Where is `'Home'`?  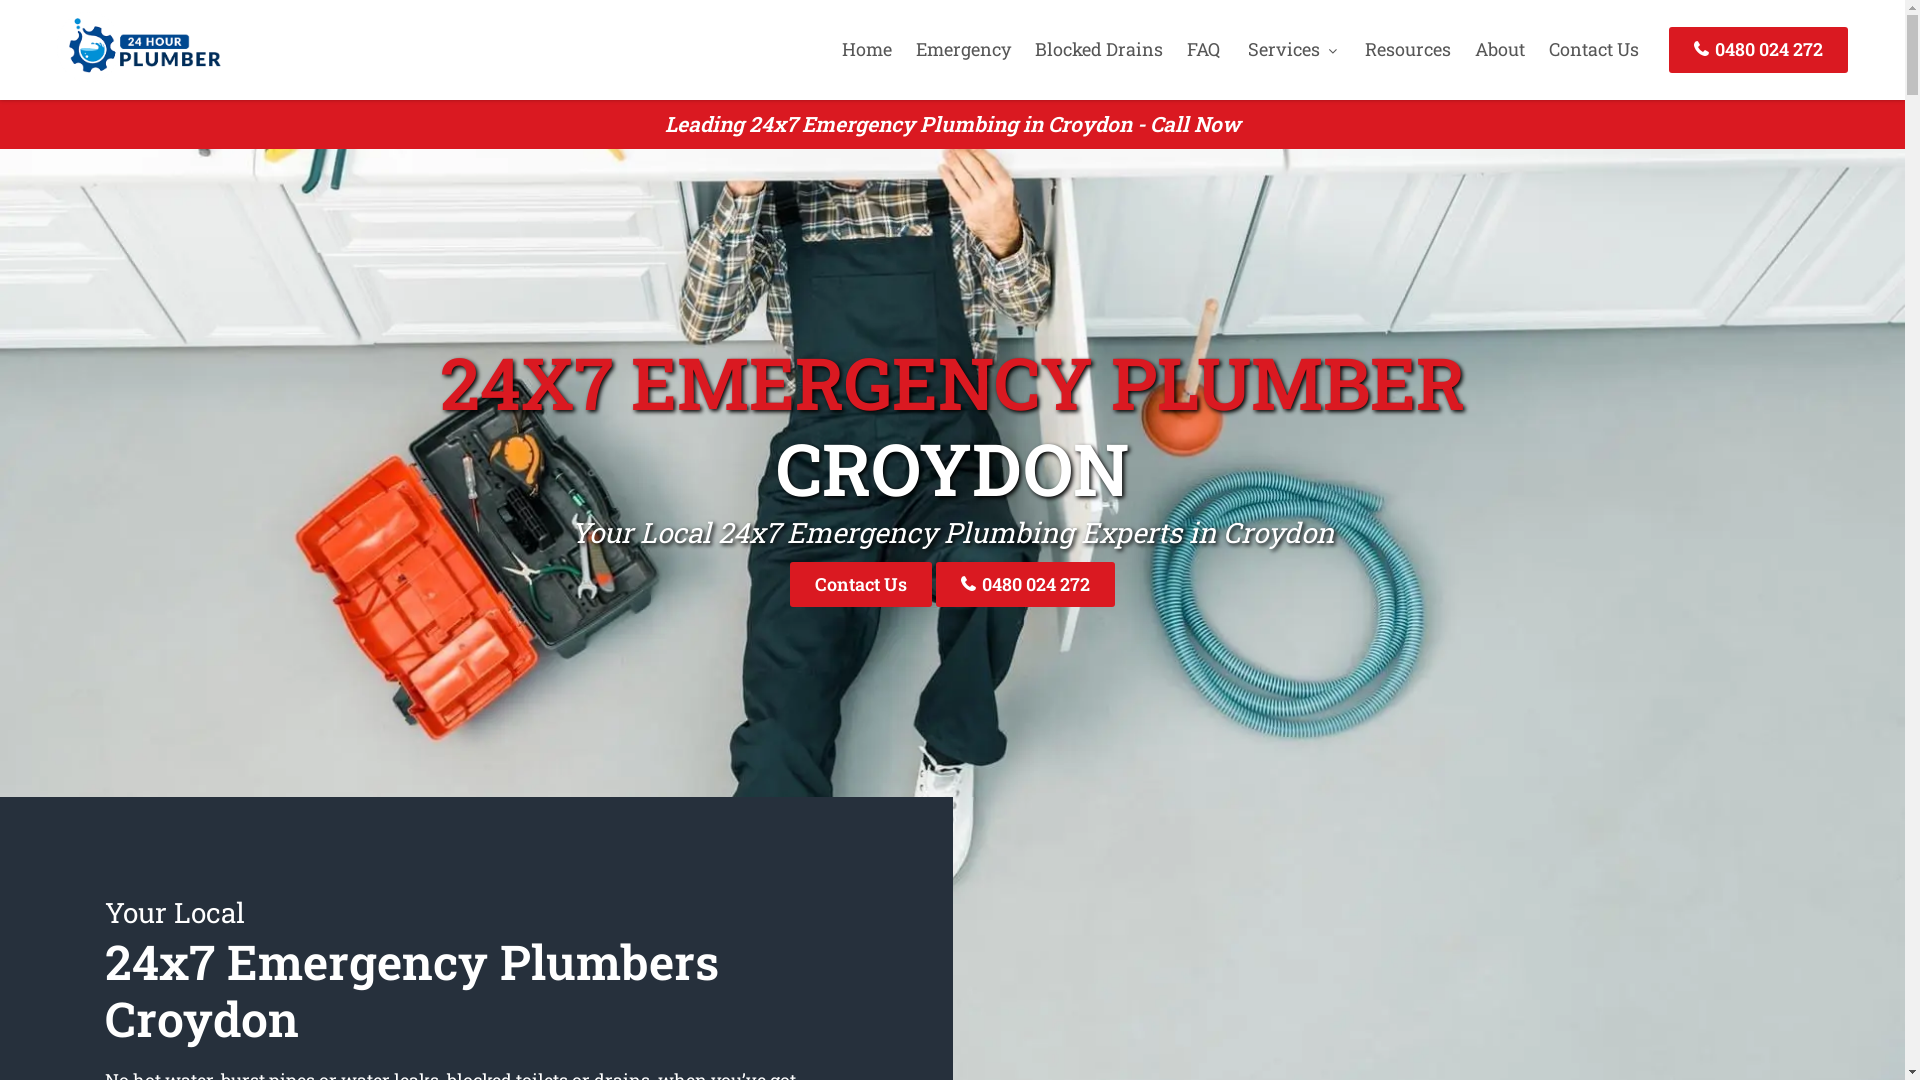 'Home' is located at coordinates (867, 48).